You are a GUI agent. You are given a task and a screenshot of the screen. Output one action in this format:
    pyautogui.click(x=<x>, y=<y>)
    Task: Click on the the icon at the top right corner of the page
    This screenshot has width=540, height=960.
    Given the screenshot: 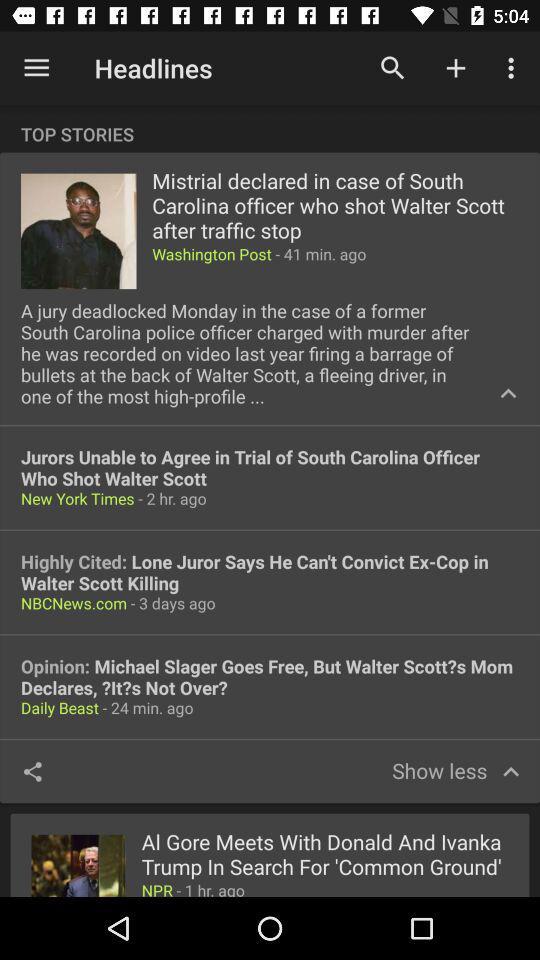 What is the action you would take?
    pyautogui.click(x=514, y=68)
    